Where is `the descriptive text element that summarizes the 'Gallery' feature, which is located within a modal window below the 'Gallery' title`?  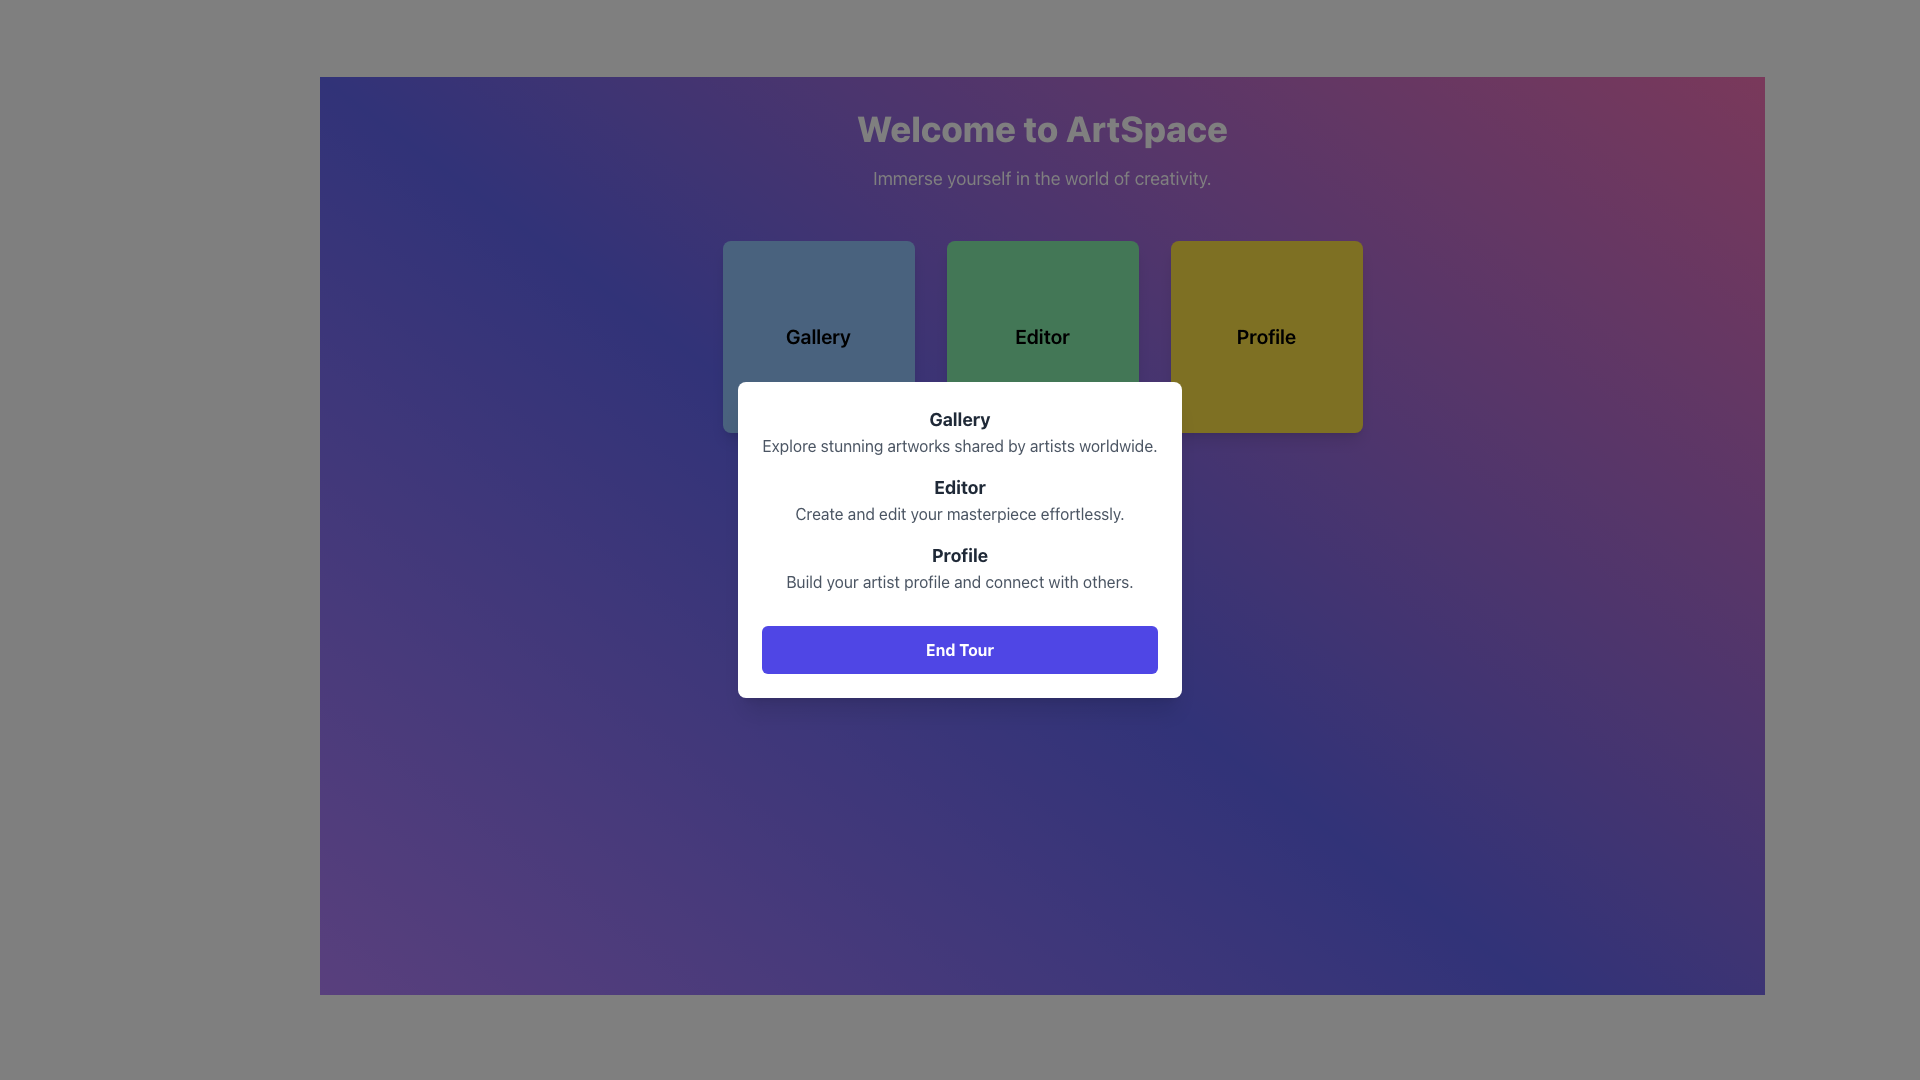 the descriptive text element that summarizes the 'Gallery' feature, which is located within a modal window below the 'Gallery' title is located at coordinates (960, 445).